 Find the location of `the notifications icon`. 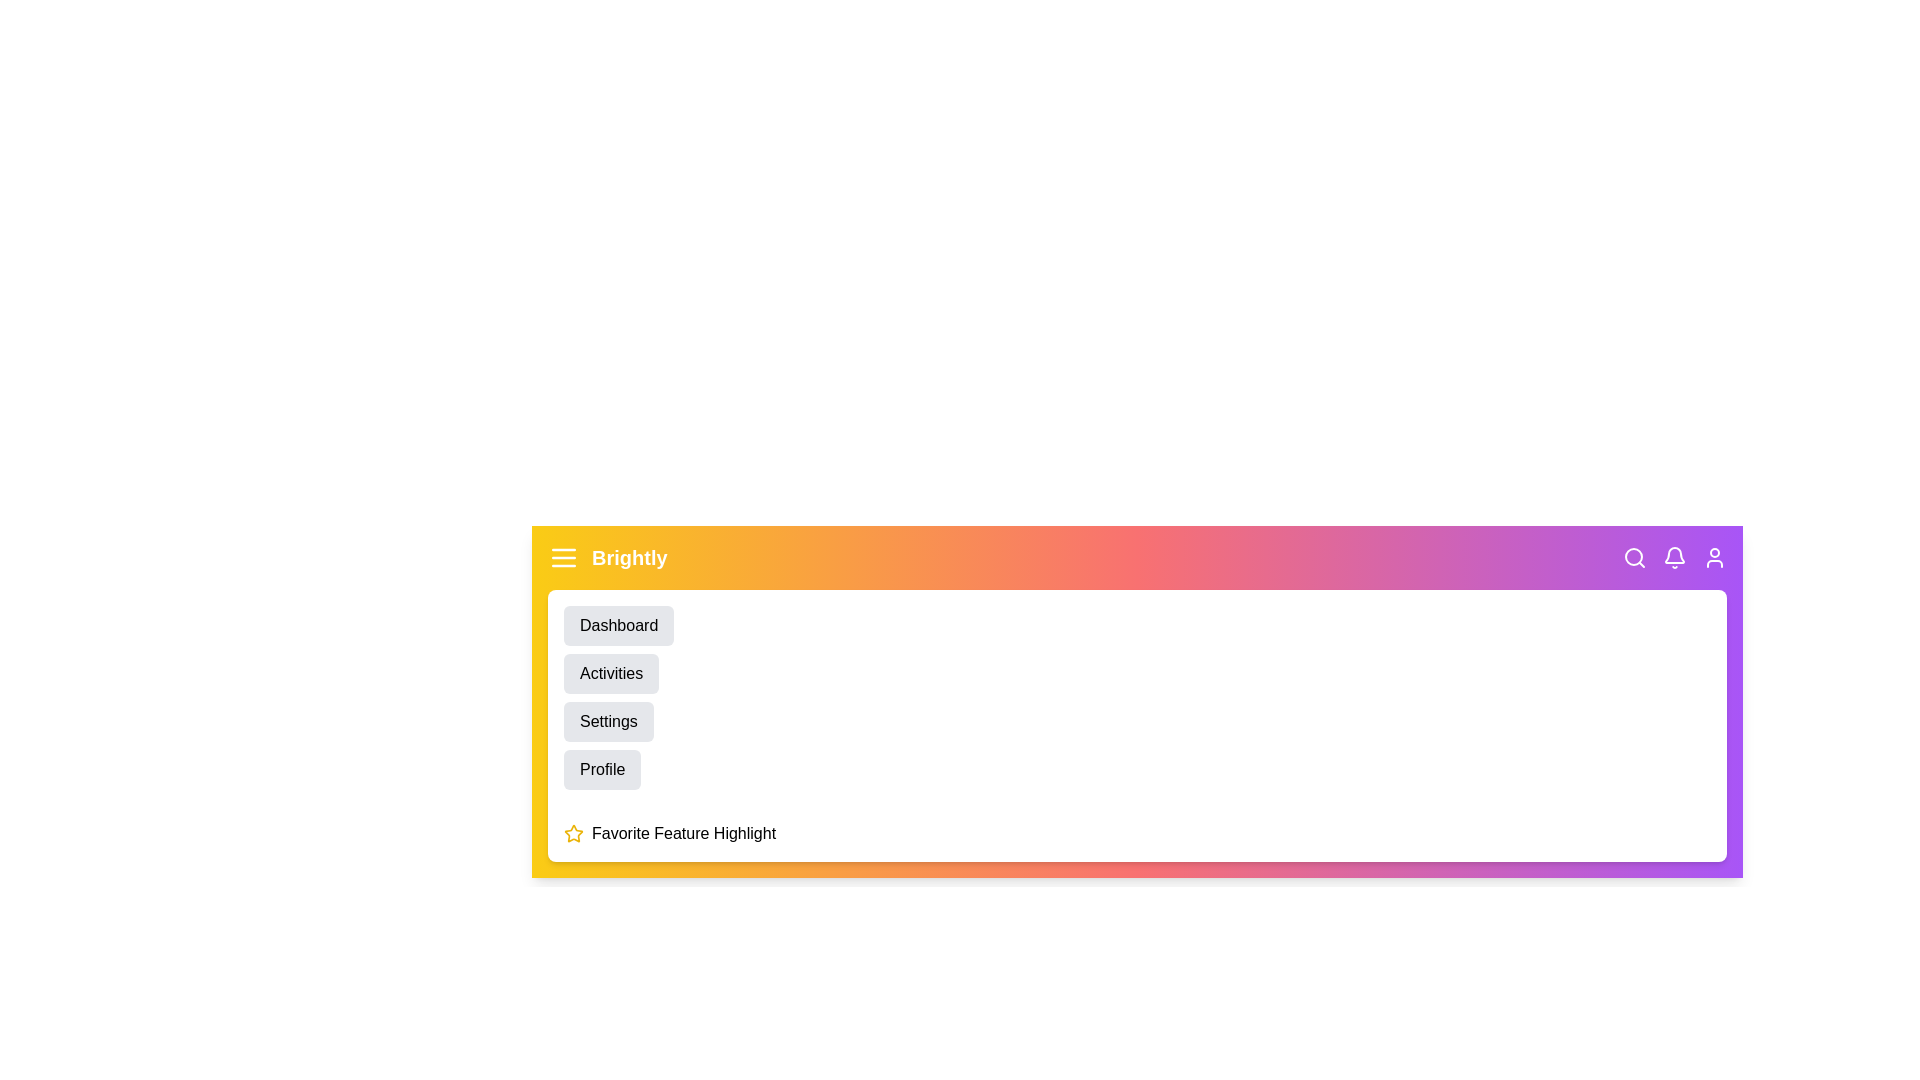

the notifications icon is located at coordinates (1675, 558).